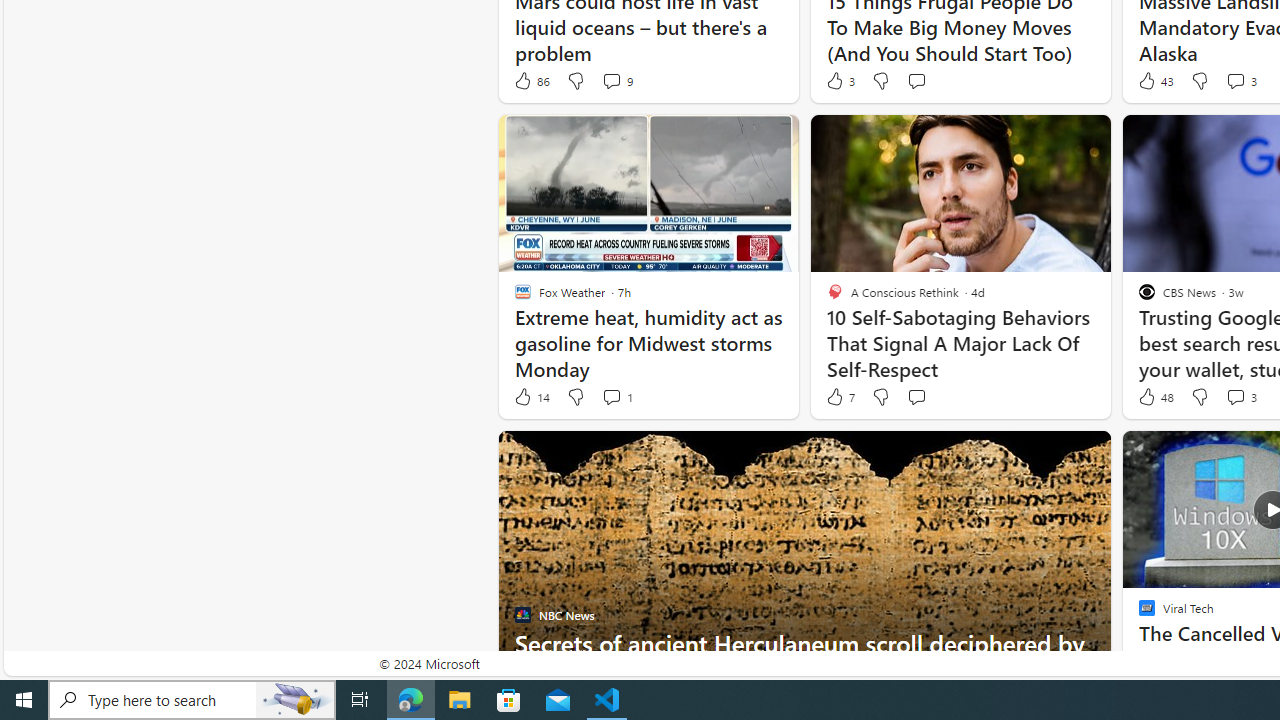  What do you see at coordinates (531, 80) in the screenshot?
I see `'86 Like'` at bounding box center [531, 80].